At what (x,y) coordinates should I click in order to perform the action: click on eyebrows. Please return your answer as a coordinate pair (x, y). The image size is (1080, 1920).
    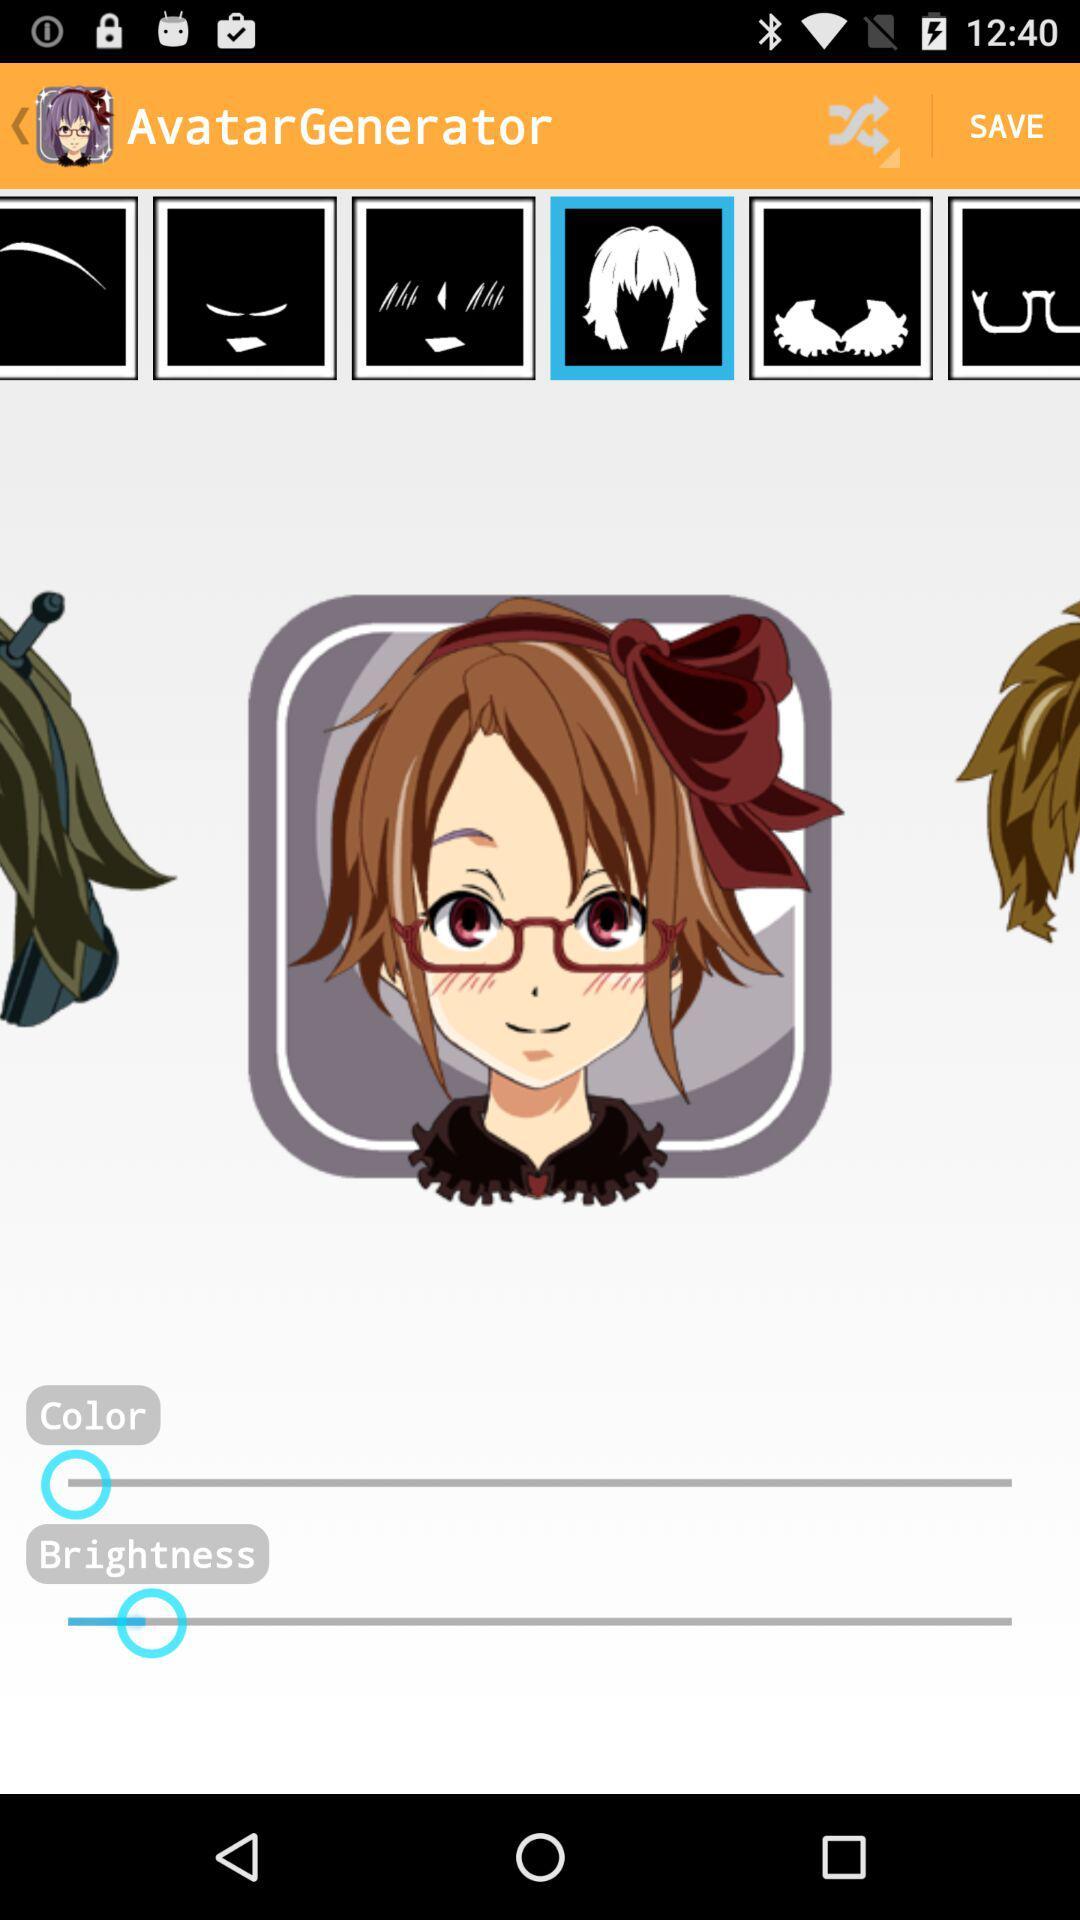
    Looking at the image, I should click on (68, 287).